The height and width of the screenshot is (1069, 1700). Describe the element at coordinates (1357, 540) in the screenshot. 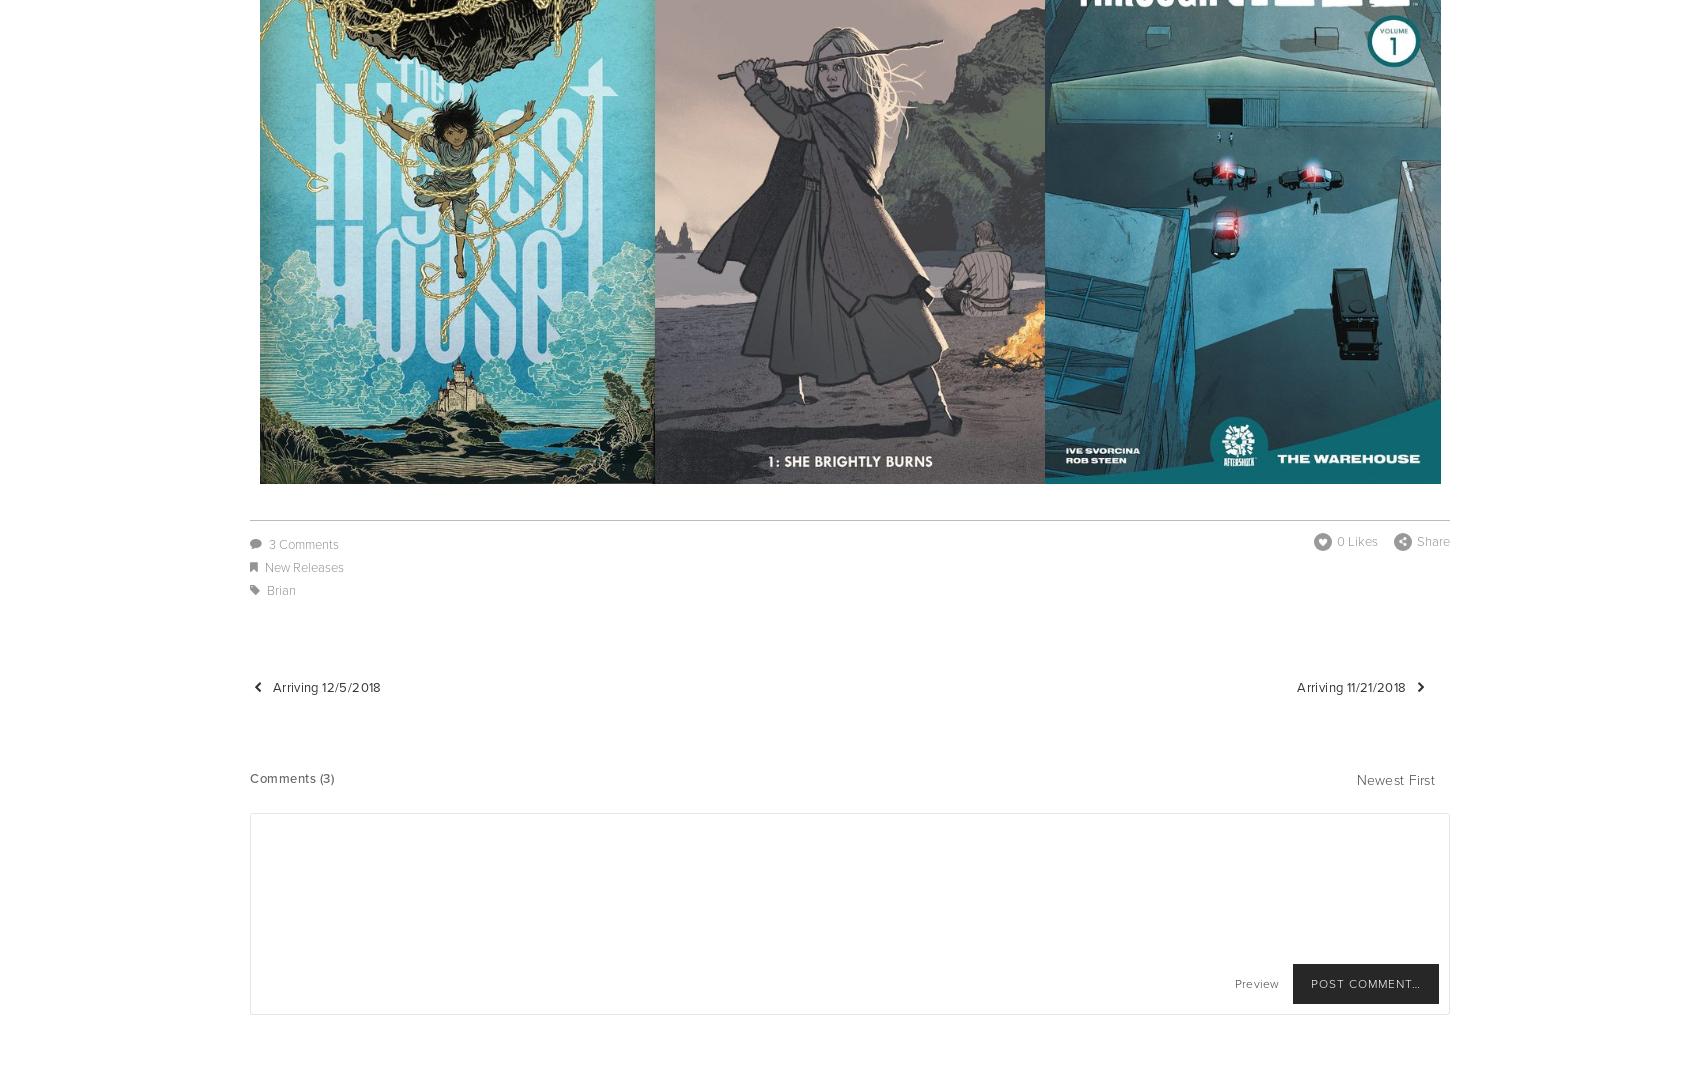

I see `'0 Likes'` at that location.